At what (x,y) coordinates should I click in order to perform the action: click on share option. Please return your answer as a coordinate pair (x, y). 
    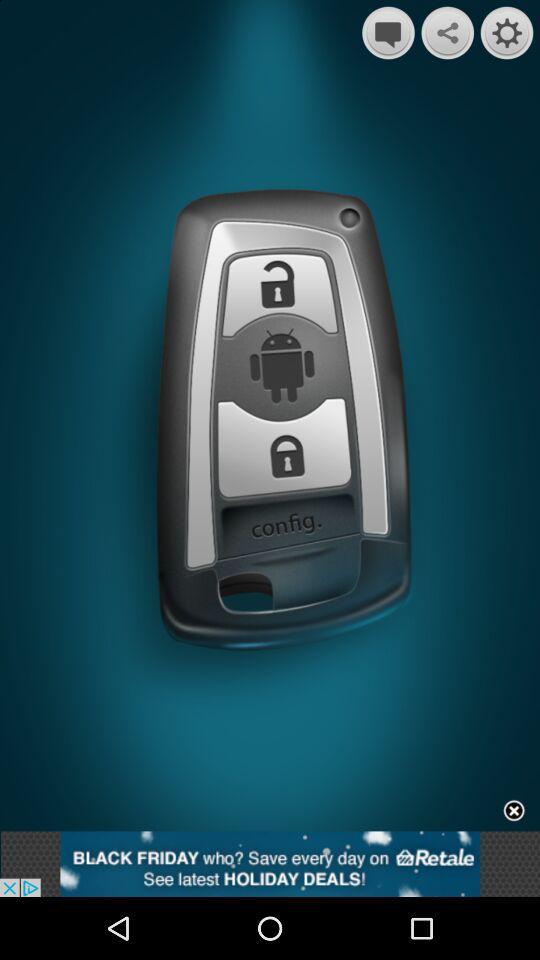
    Looking at the image, I should click on (447, 32).